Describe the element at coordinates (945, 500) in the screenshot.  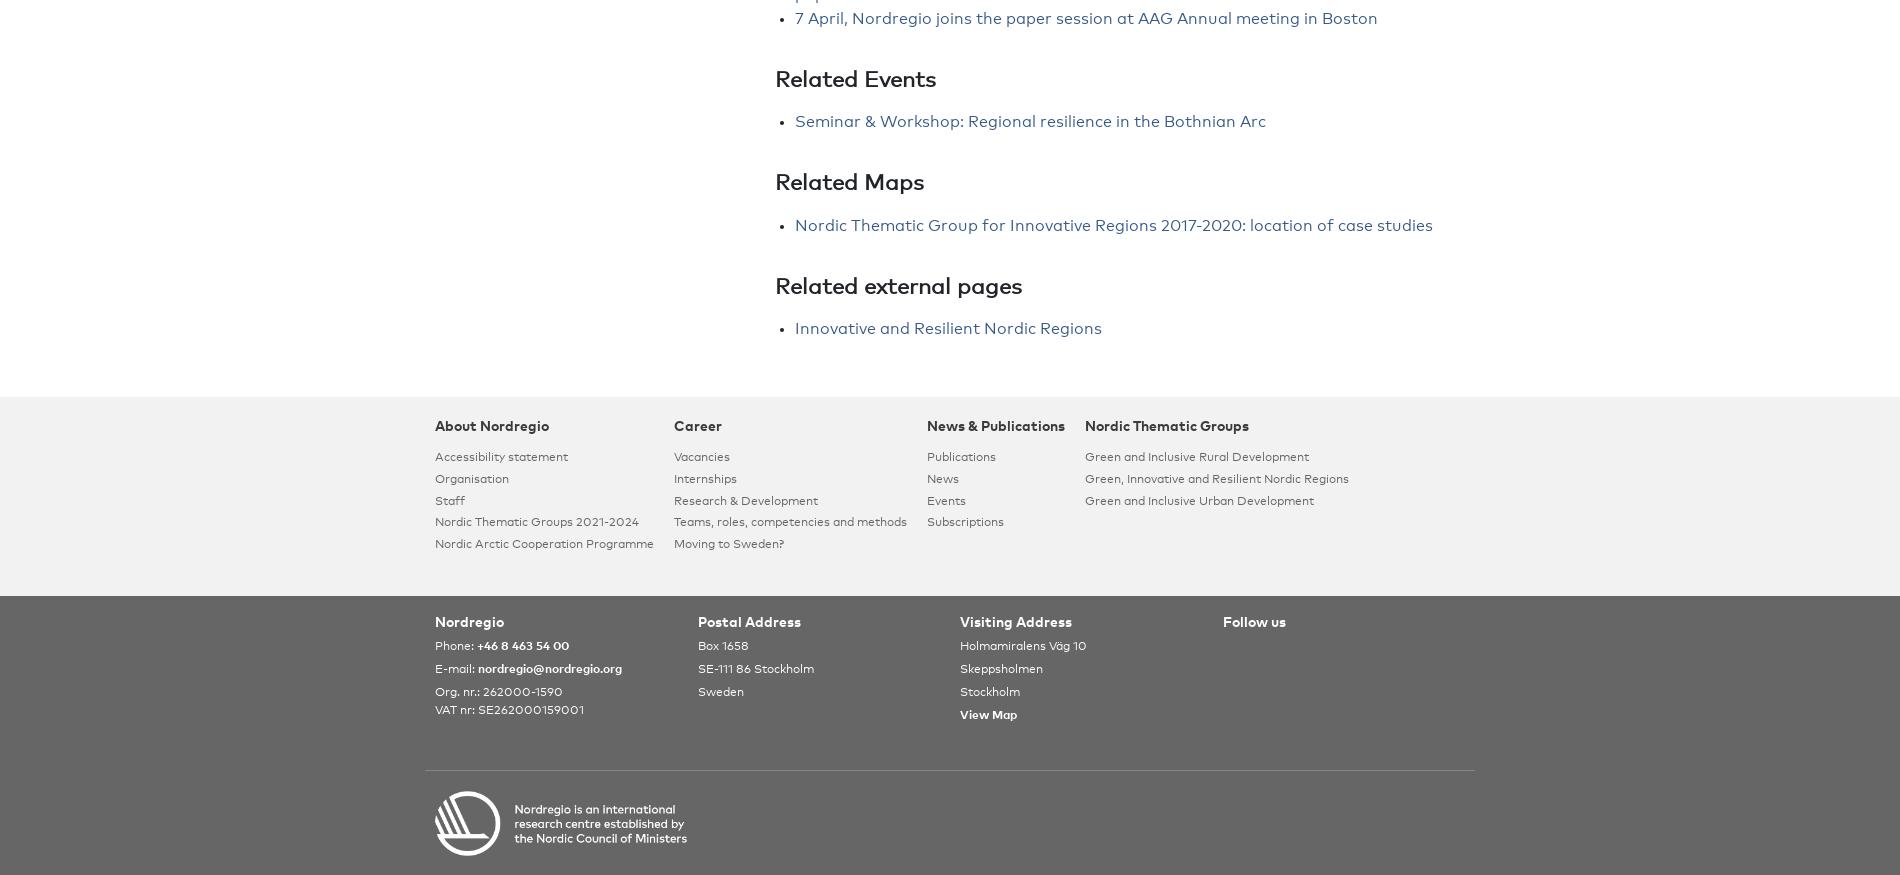
I see `'Events'` at that location.